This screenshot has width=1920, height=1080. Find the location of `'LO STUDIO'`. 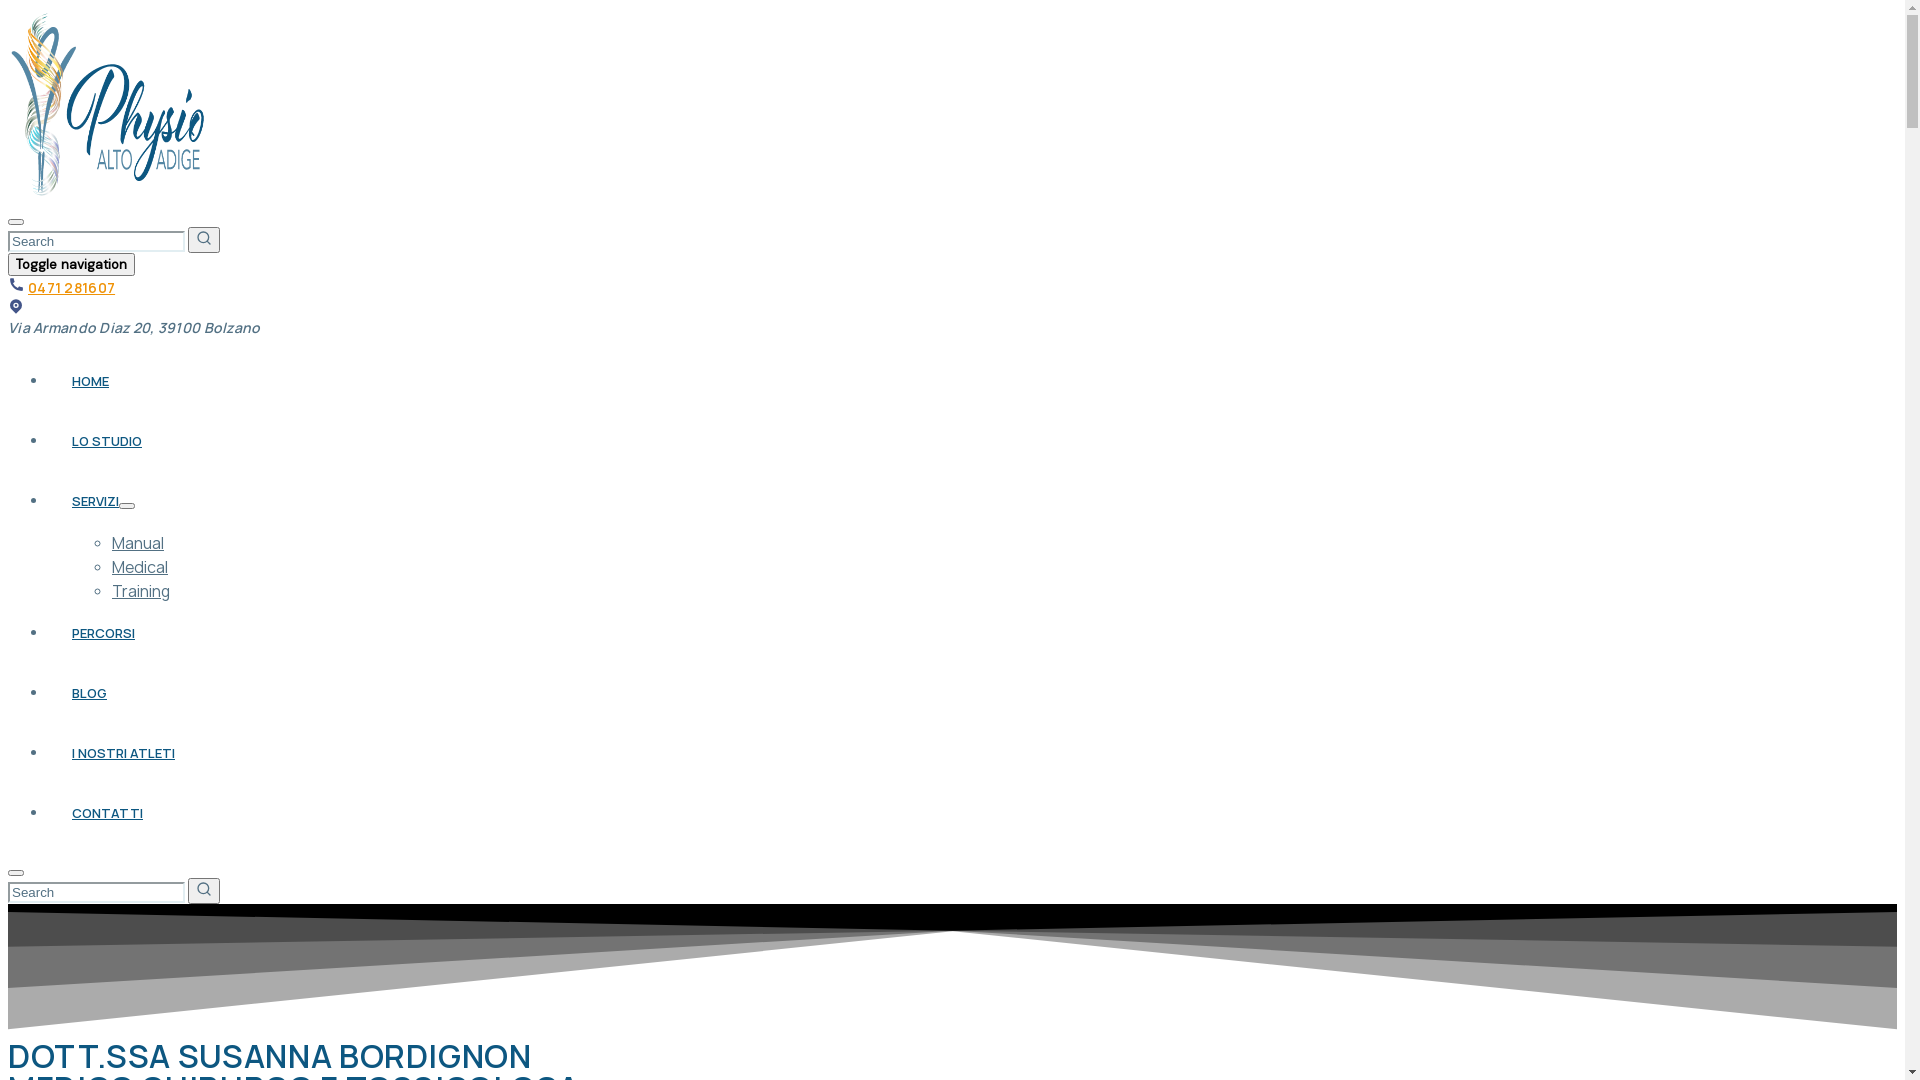

'LO STUDIO' is located at coordinates (105, 439).